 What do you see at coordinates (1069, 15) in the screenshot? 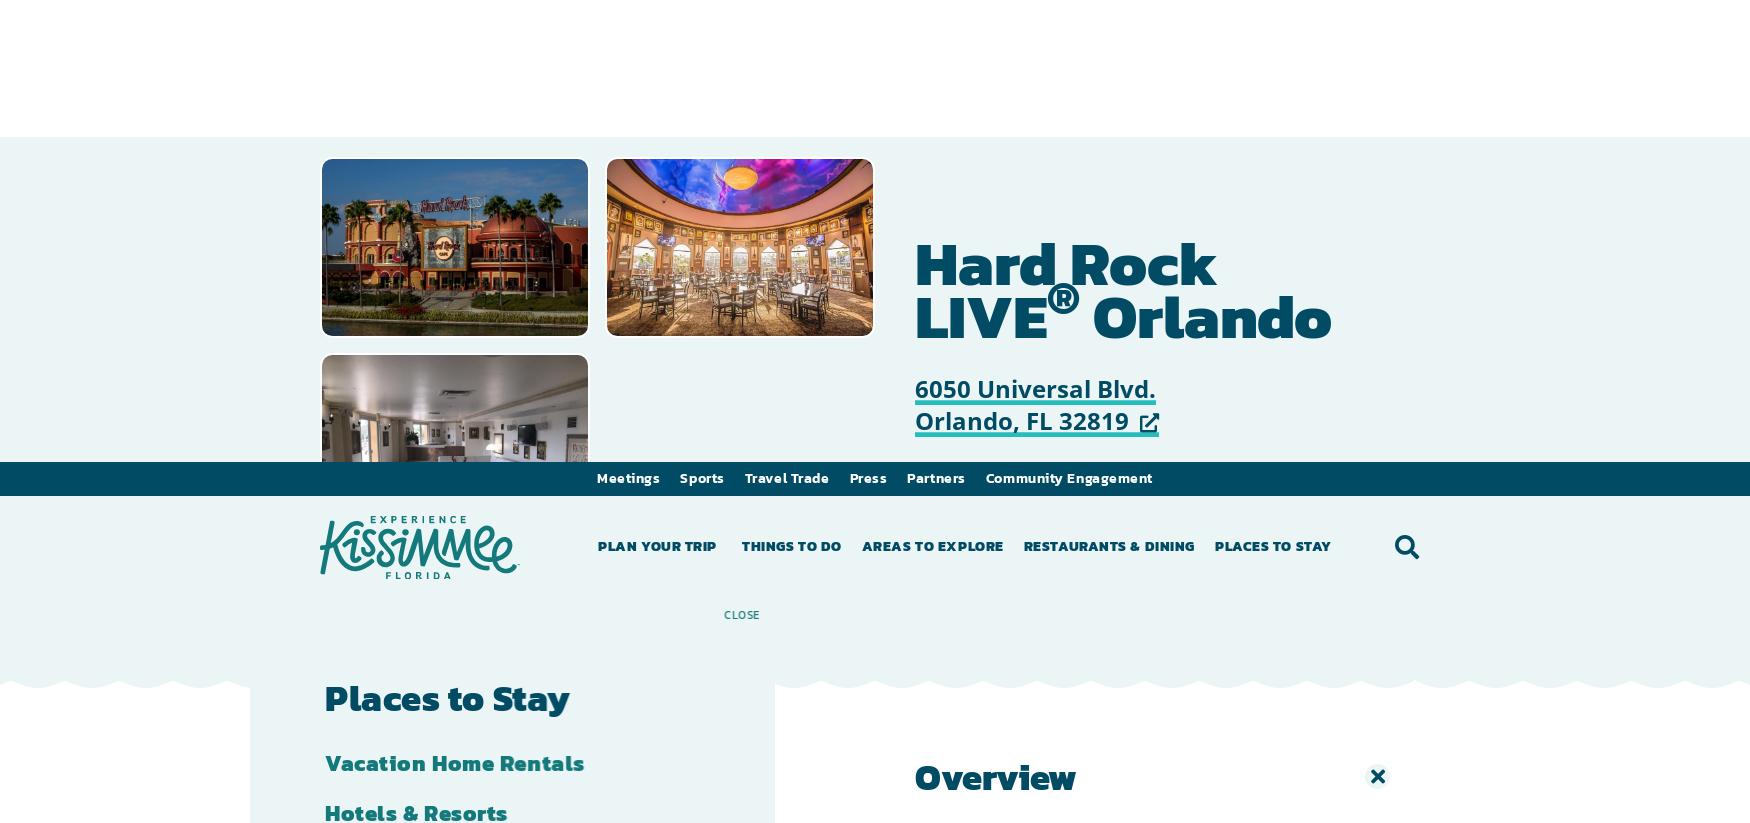
I see `'Community Engagement'` at bounding box center [1069, 15].